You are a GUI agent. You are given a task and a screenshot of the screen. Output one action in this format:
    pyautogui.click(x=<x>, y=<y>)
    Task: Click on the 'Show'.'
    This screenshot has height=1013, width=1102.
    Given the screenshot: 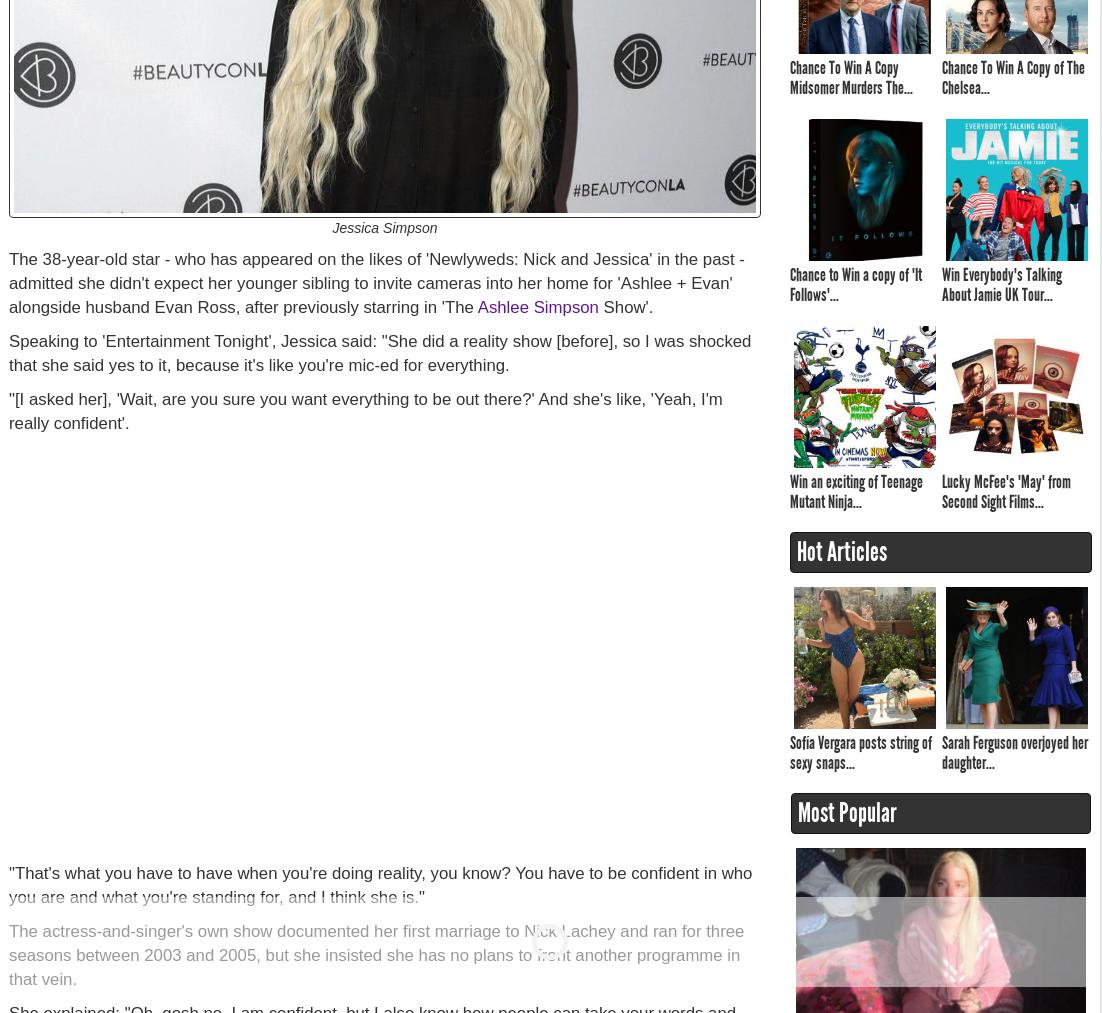 What is the action you would take?
    pyautogui.click(x=625, y=307)
    